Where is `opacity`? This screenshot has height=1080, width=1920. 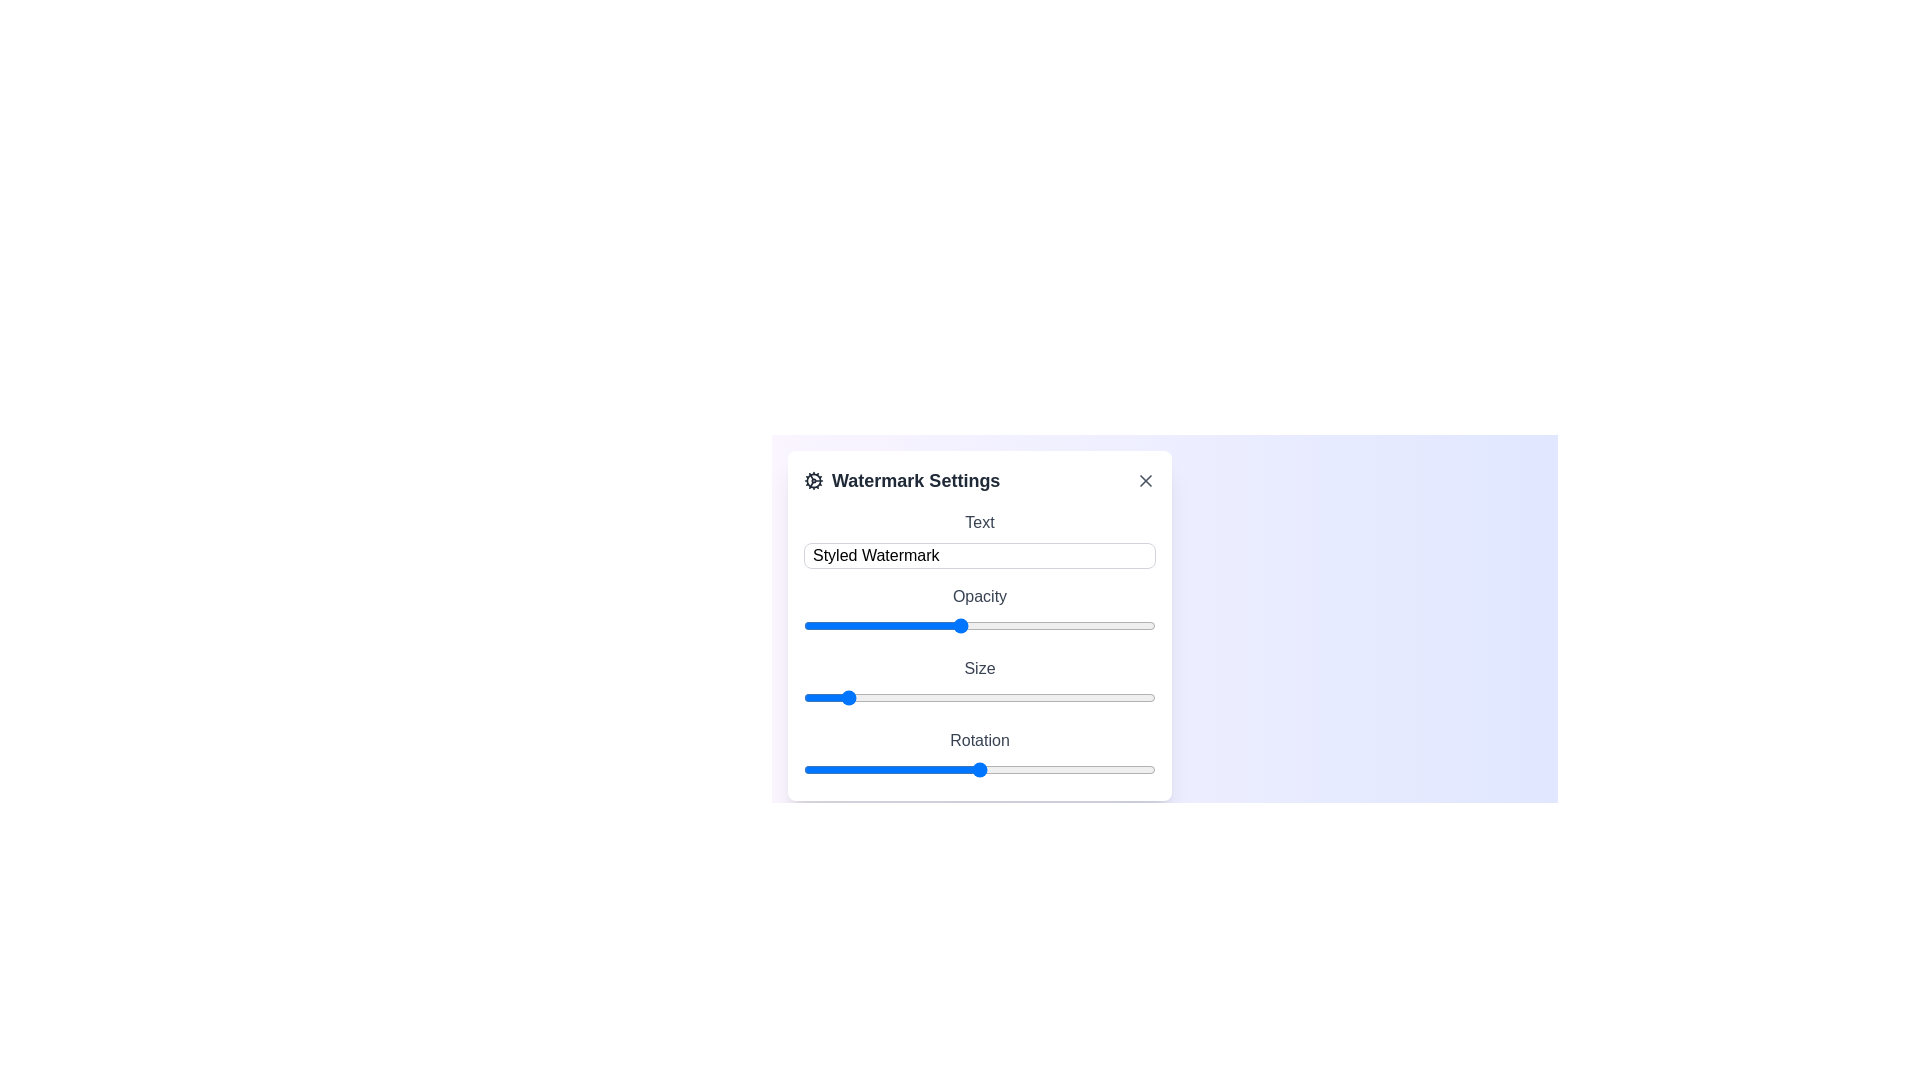
opacity is located at coordinates (763, 624).